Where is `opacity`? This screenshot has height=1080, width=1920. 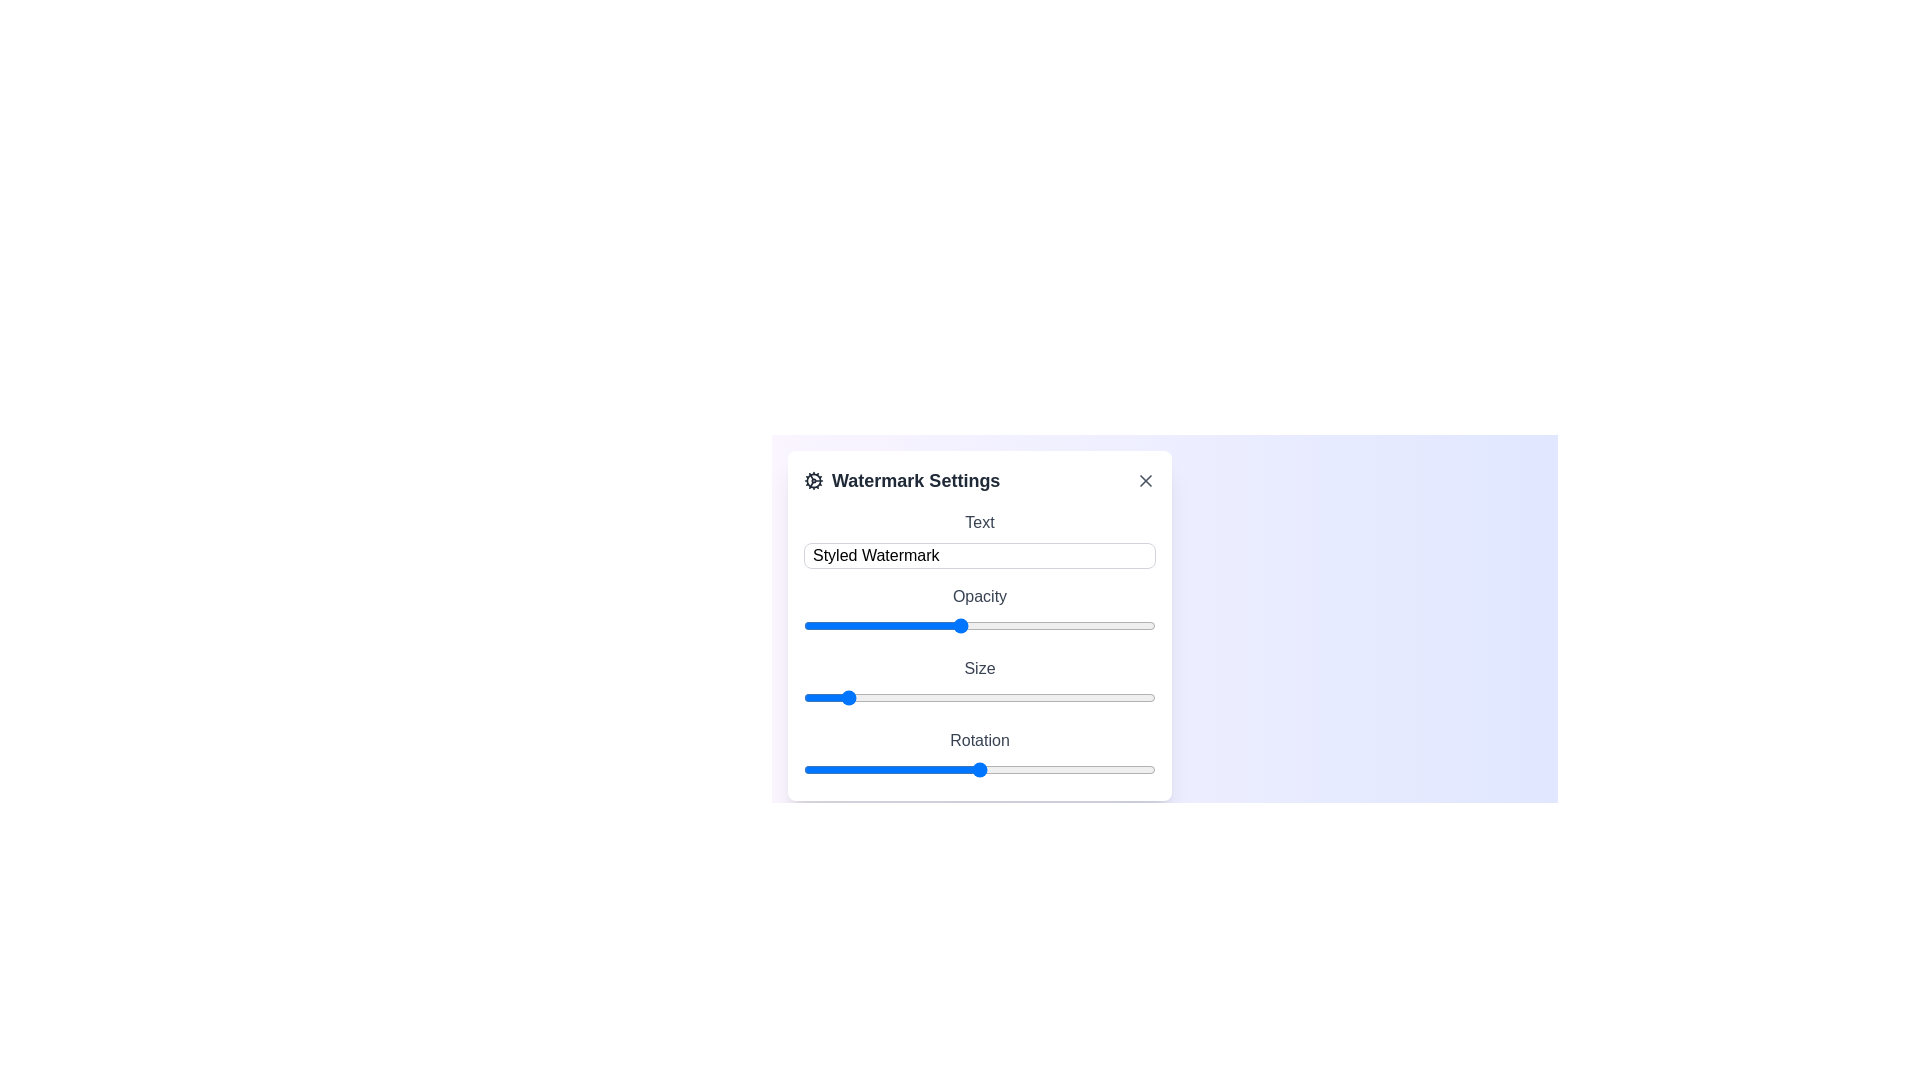
opacity is located at coordinates (763, 624).